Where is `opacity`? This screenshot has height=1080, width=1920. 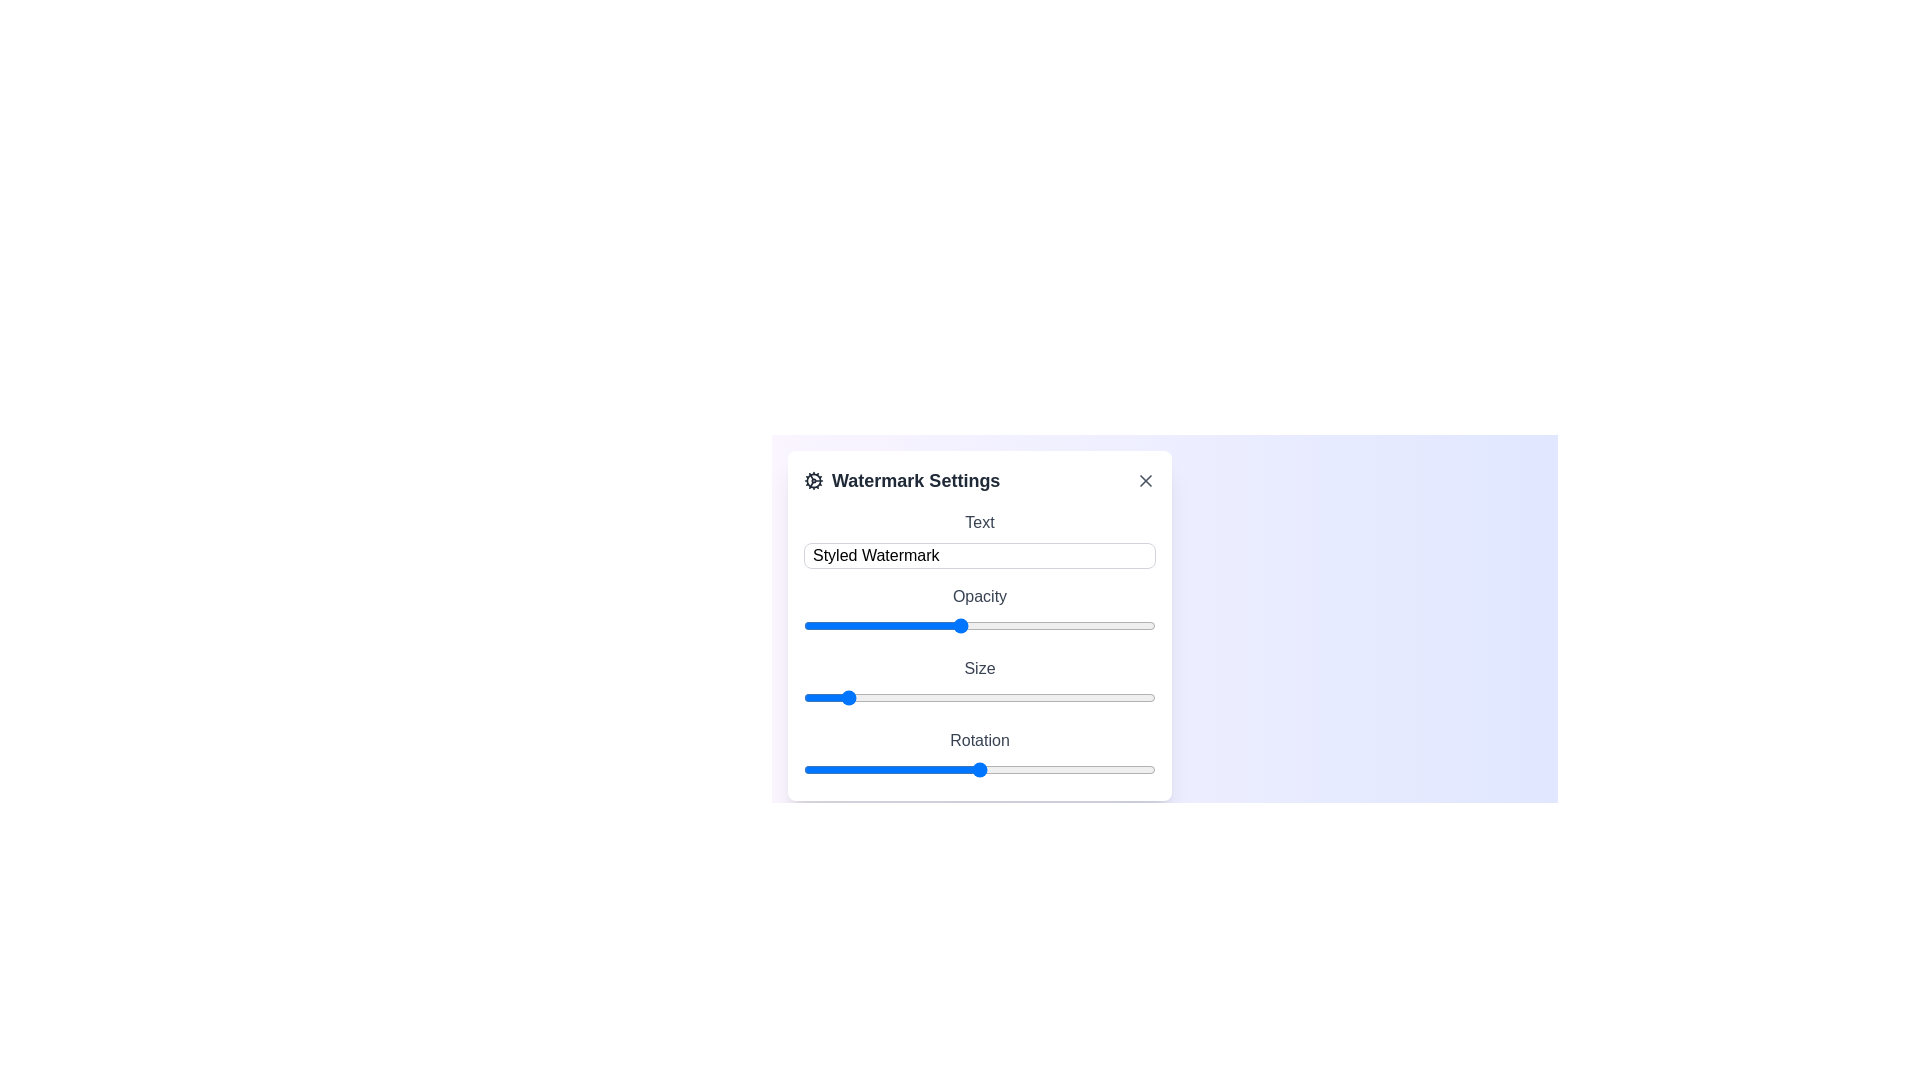
opacity is located at coordinates (763, 624).